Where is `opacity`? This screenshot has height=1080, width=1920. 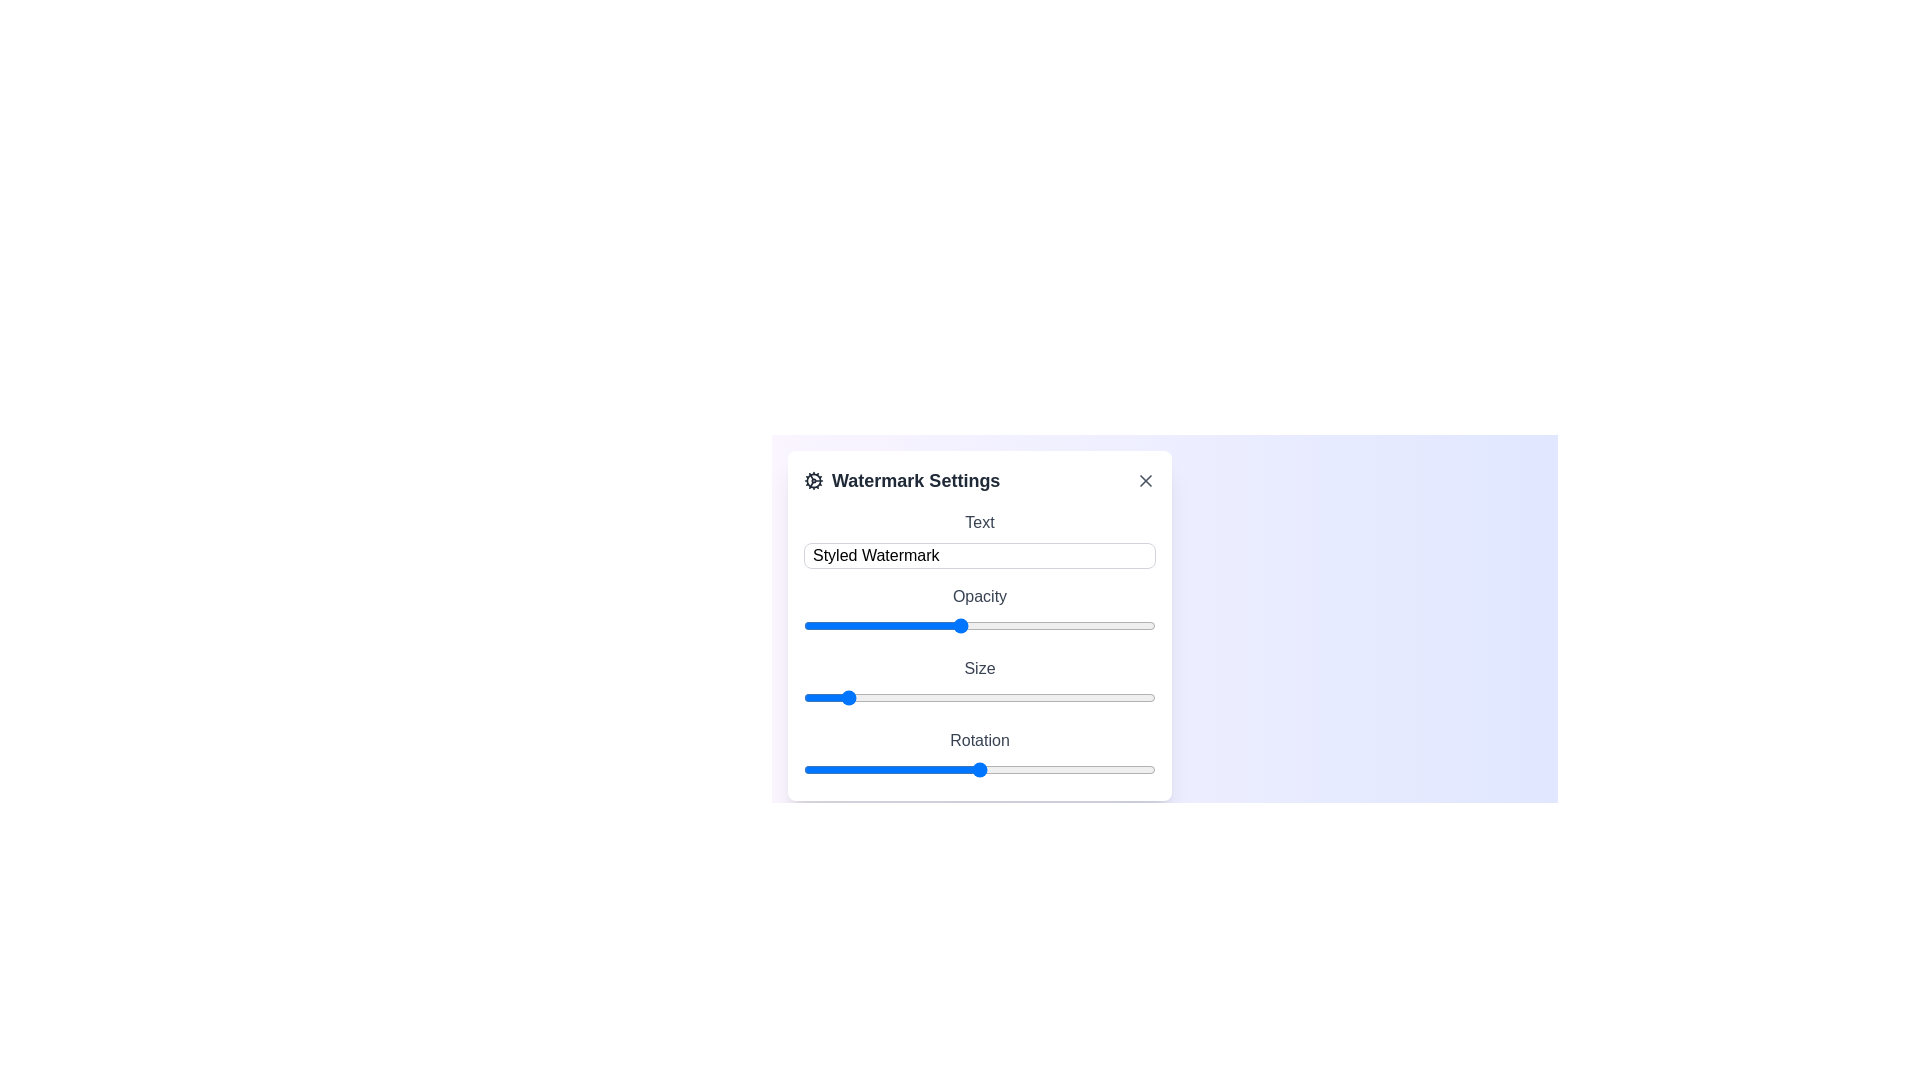
opacity is located at coordinates (763, 624).